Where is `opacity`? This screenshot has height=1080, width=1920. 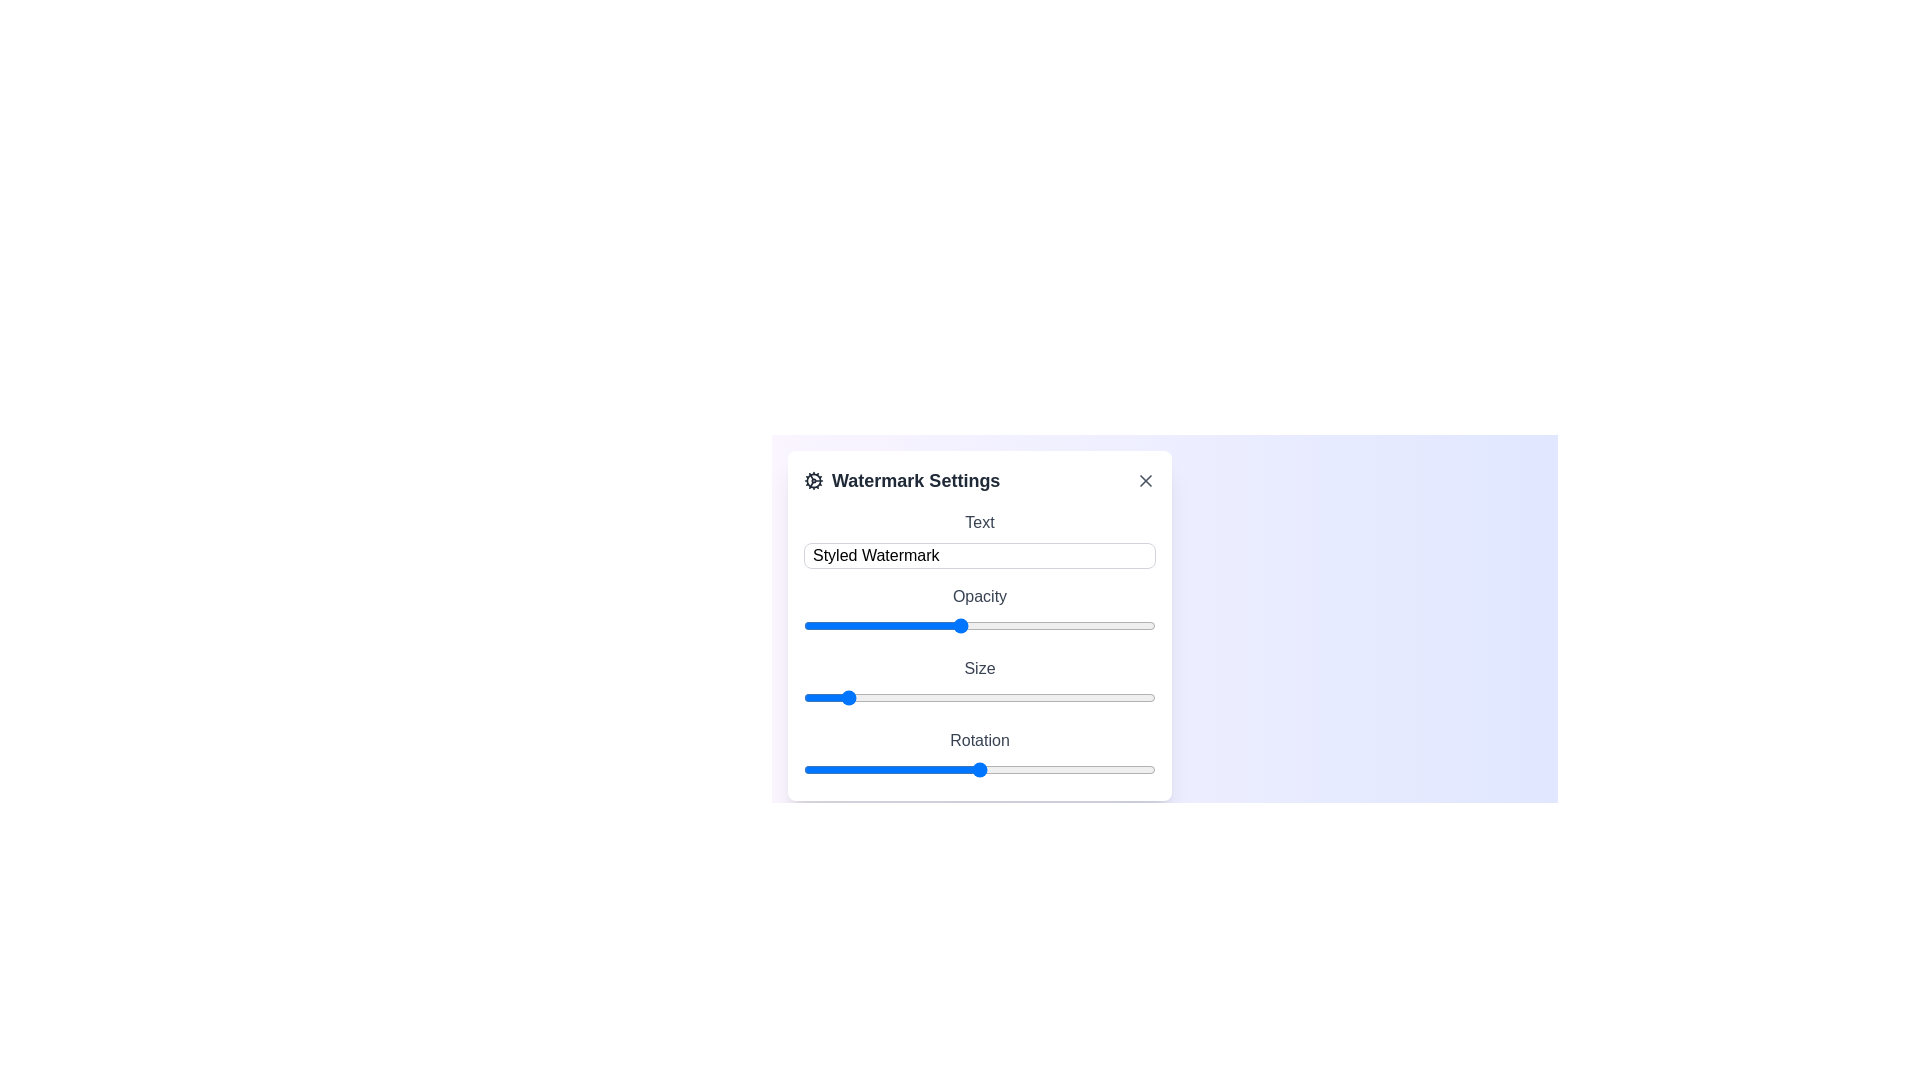
opacity is located at coordinates (763, 624).